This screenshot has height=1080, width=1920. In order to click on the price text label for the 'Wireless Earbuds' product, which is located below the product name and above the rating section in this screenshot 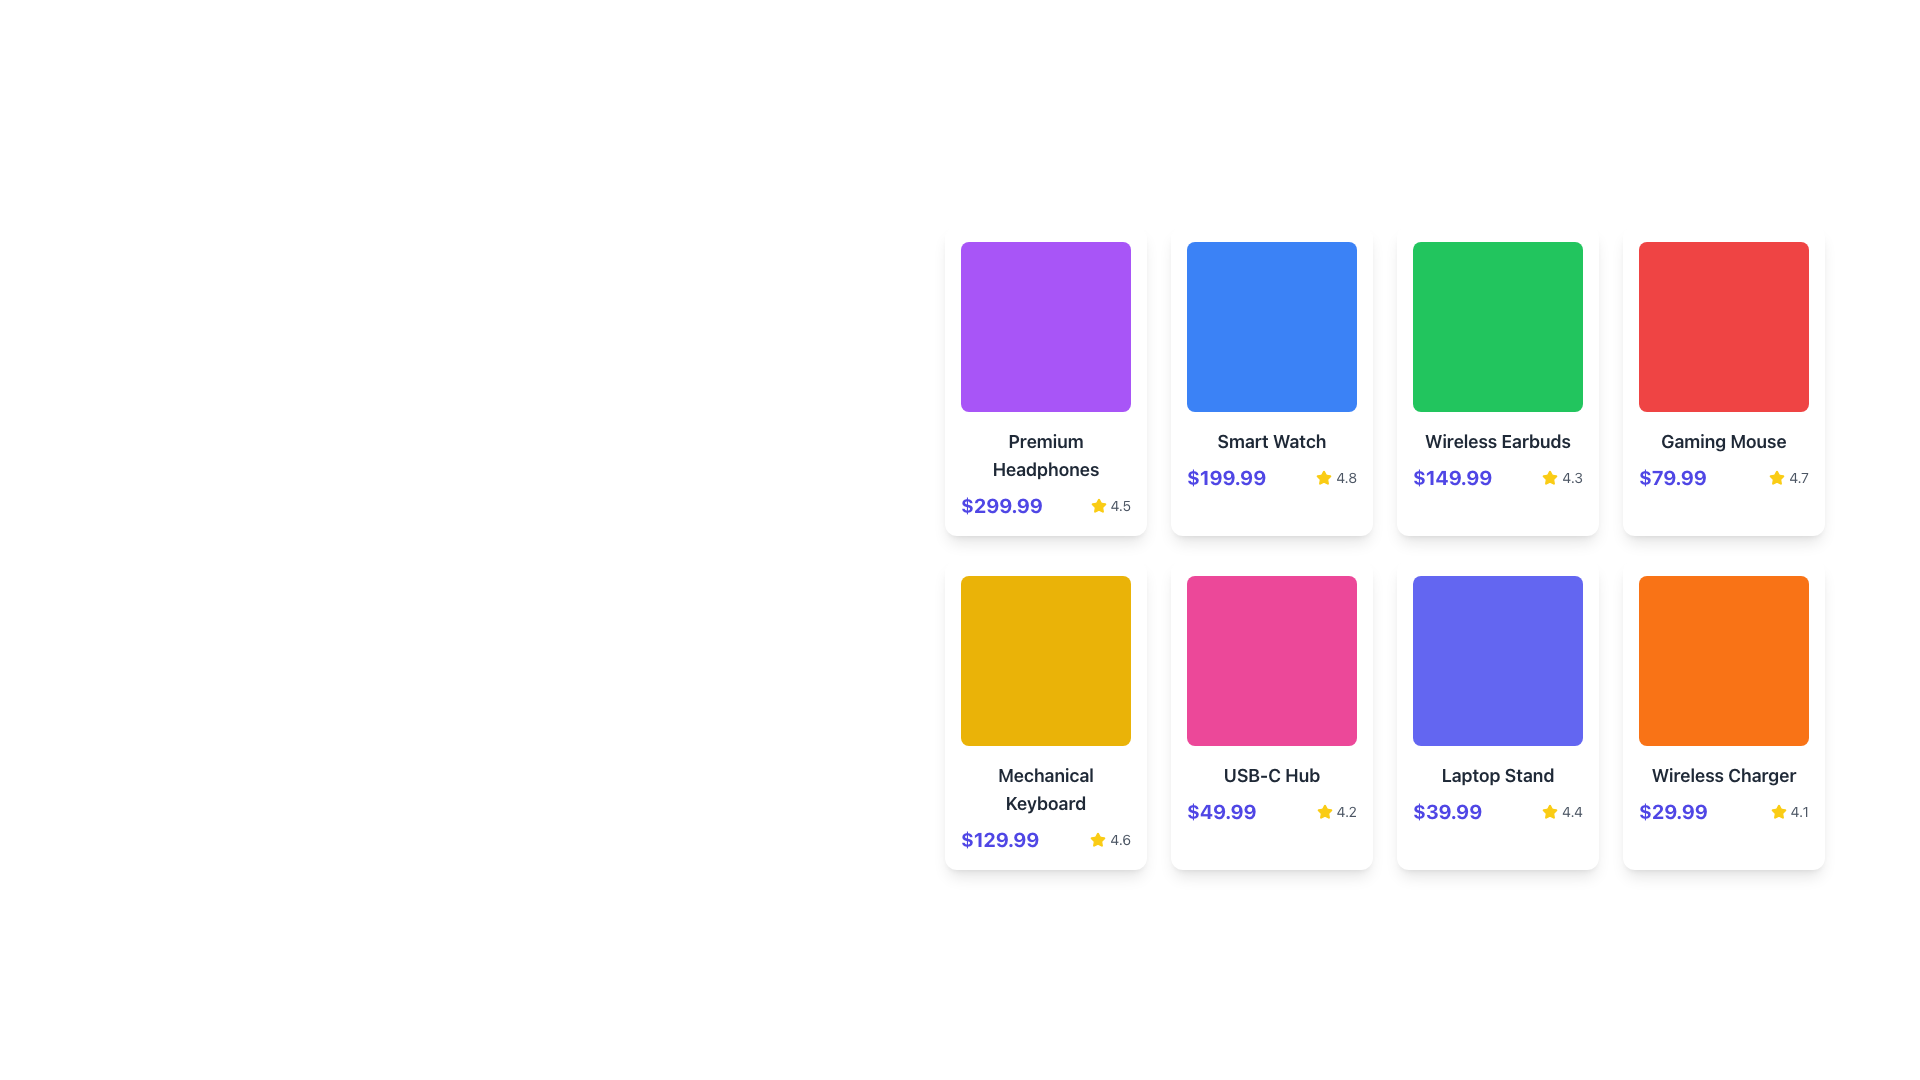, I will do `click(1452, 478)`.